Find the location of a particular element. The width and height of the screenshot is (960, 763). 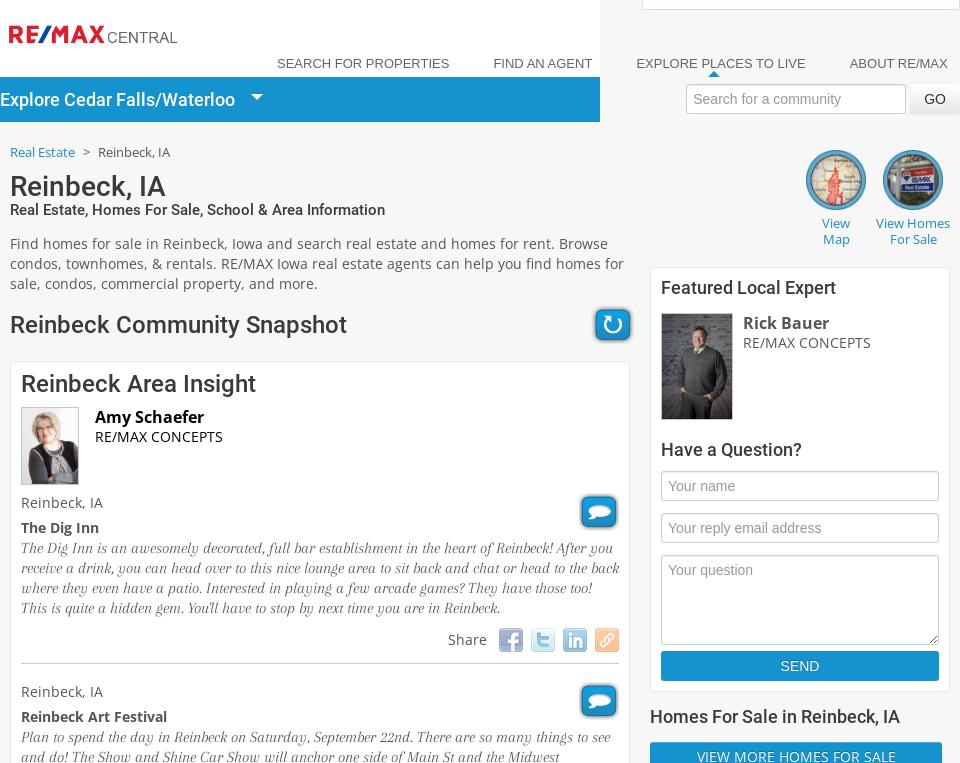

'Rick Bauer' is located at coordinates (785, 322).